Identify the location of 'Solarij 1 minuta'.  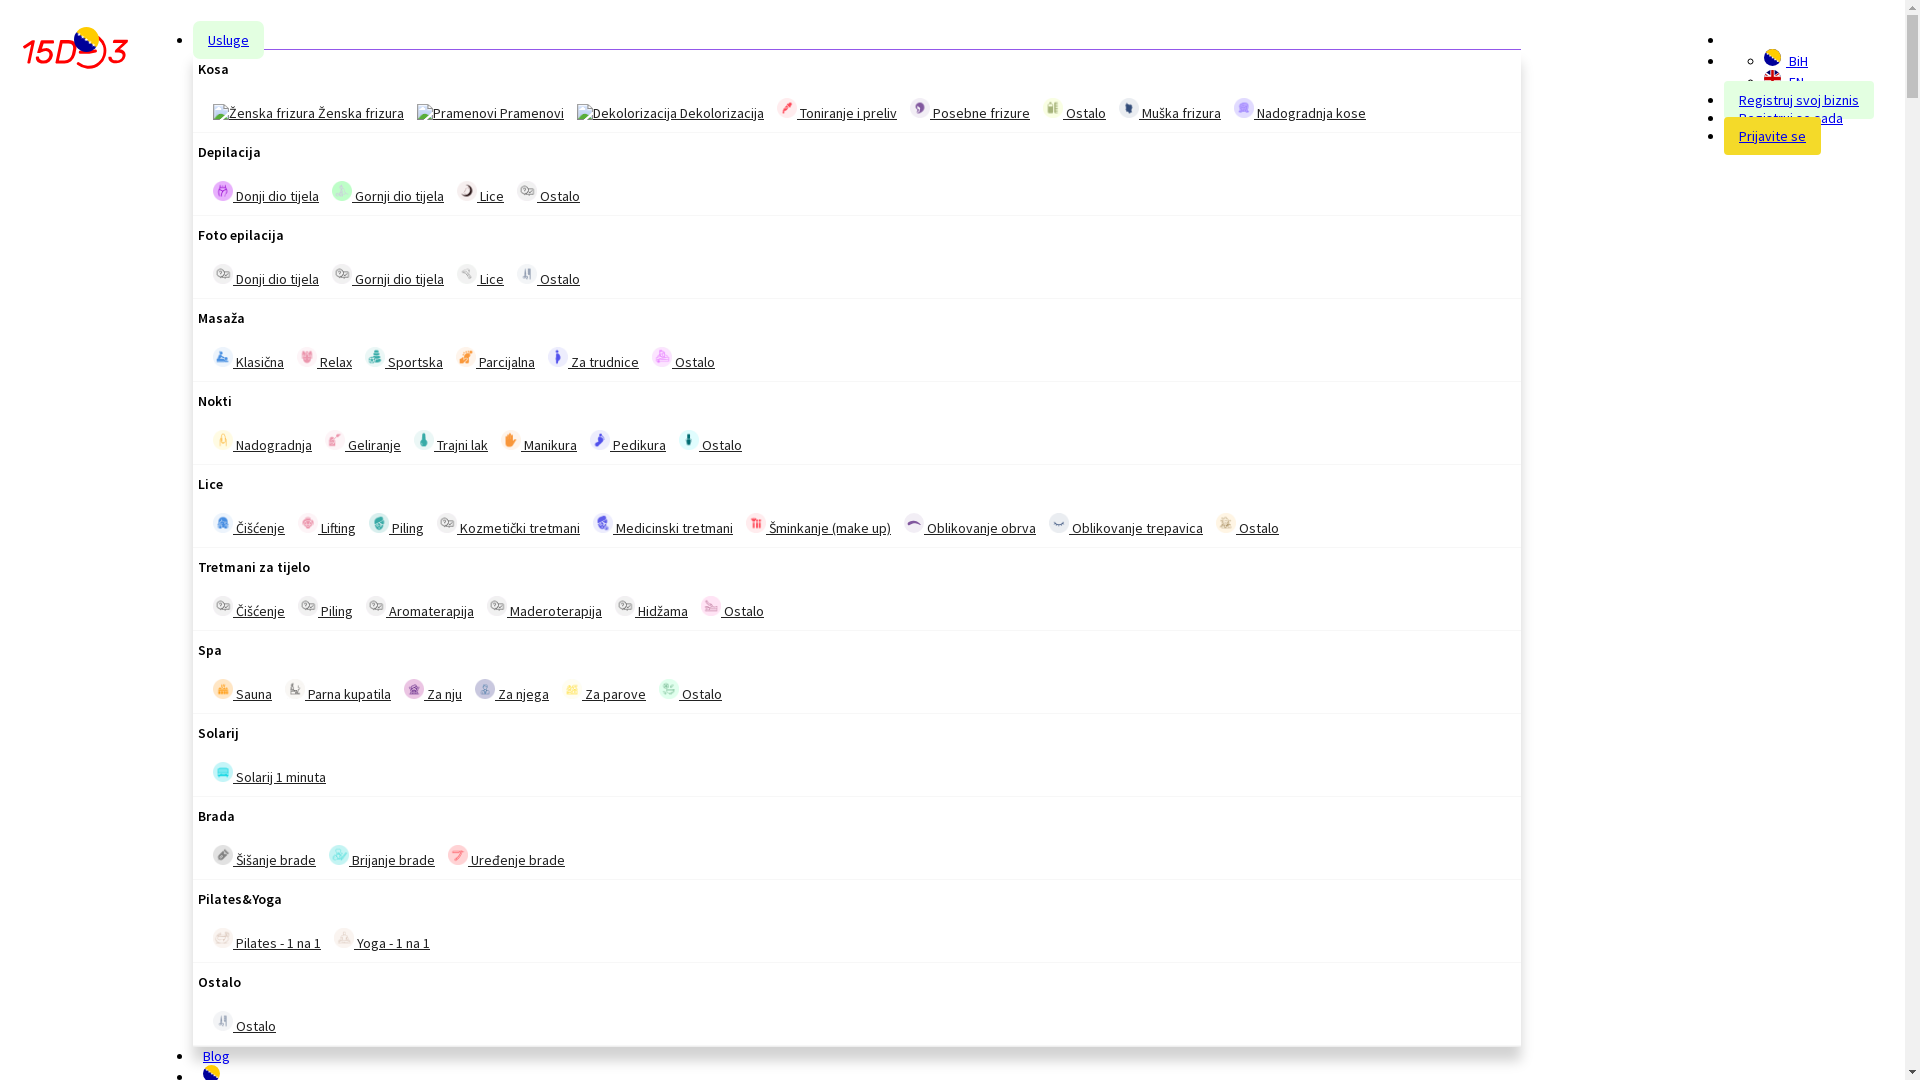
(212, 770).